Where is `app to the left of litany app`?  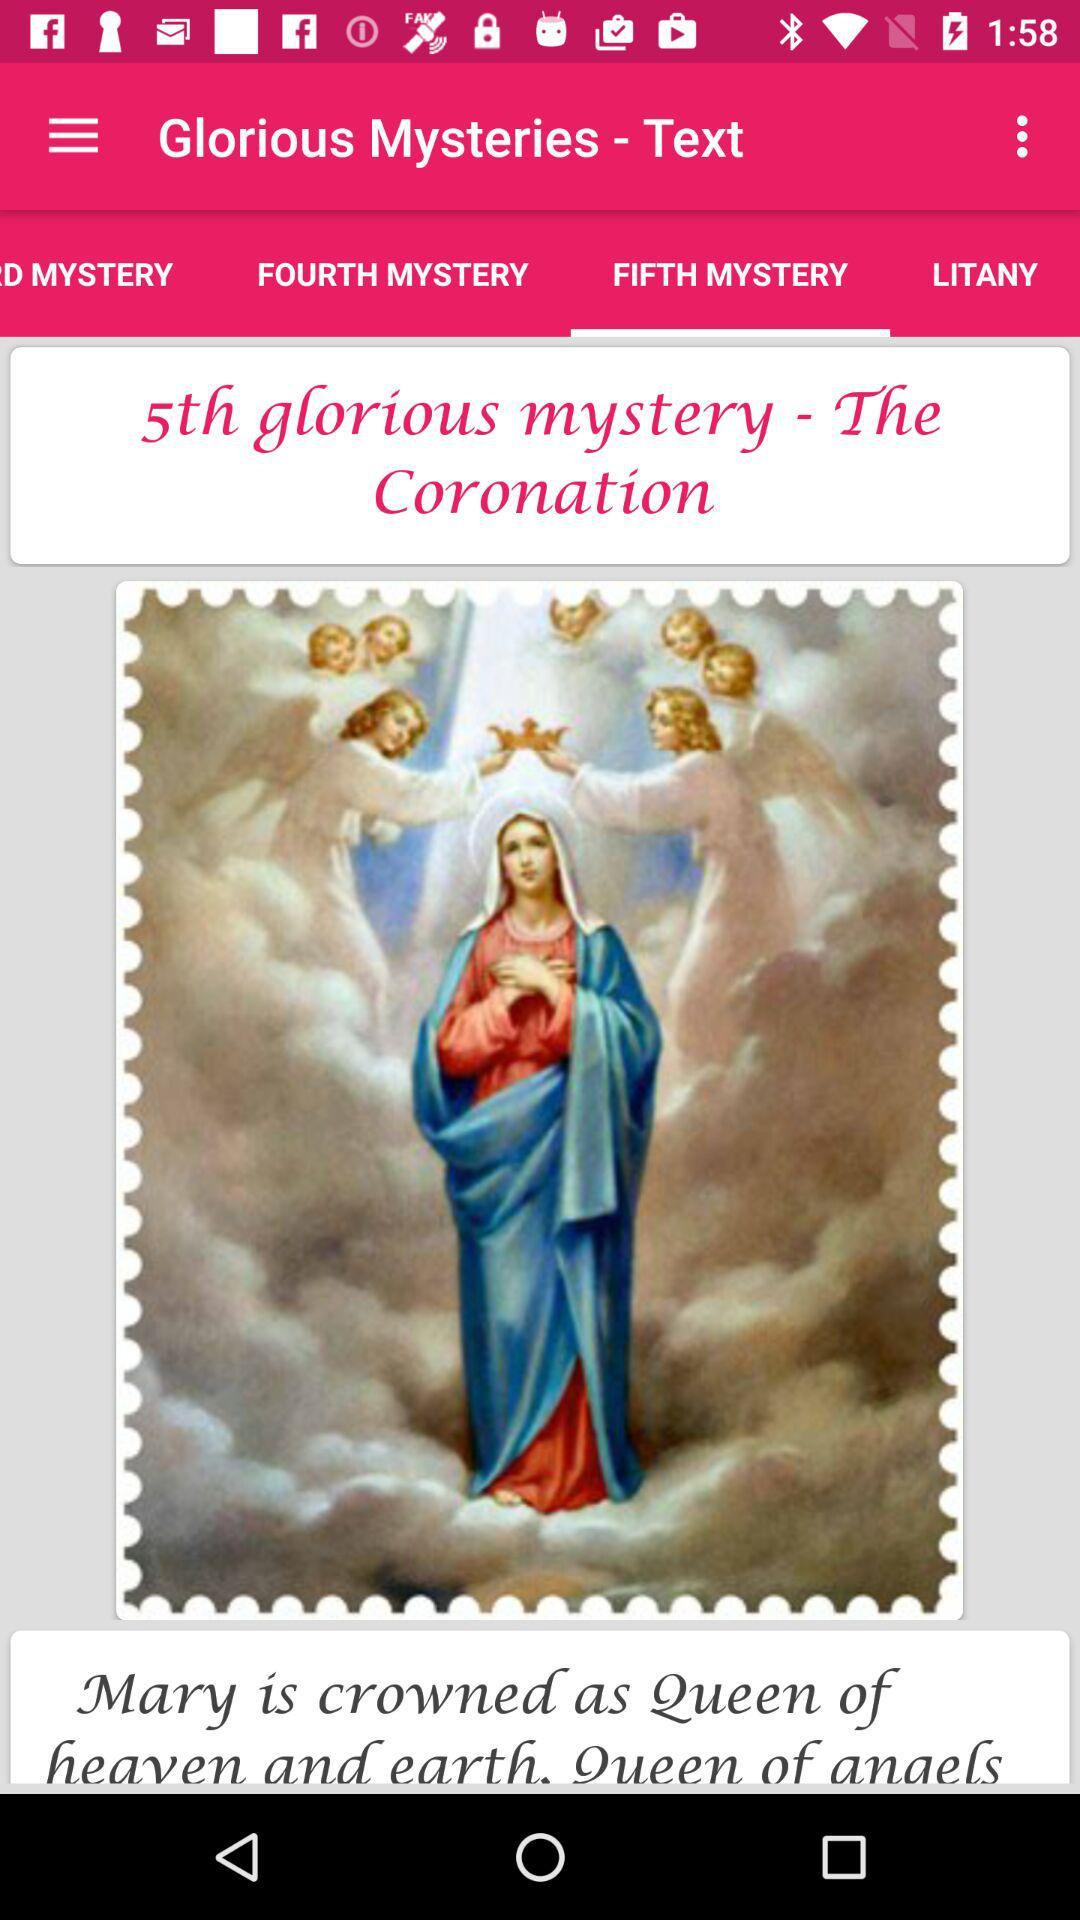
app to the left of litany app is located at coordinates (730, 272).